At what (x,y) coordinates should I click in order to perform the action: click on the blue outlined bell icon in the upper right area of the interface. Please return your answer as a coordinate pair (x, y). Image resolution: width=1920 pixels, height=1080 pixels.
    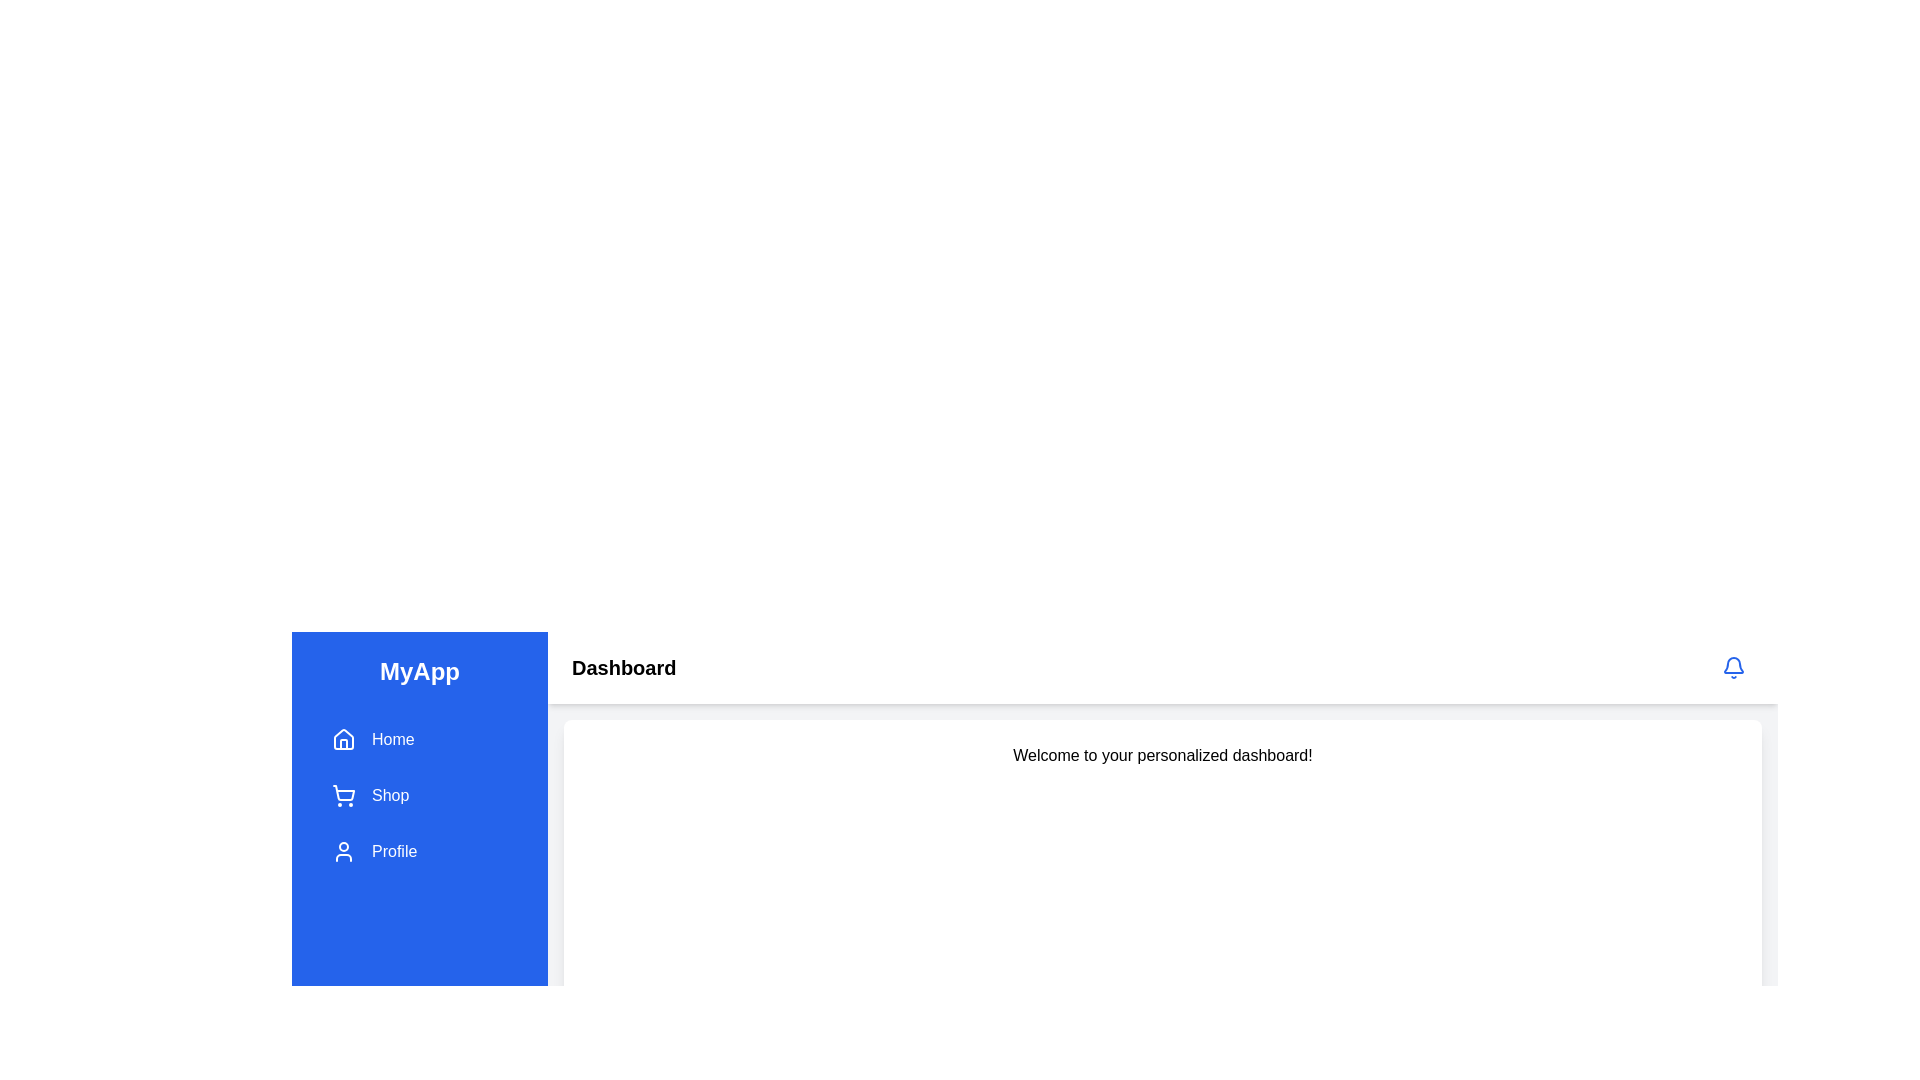
    Looking at the image, I should click on (1732, 667).